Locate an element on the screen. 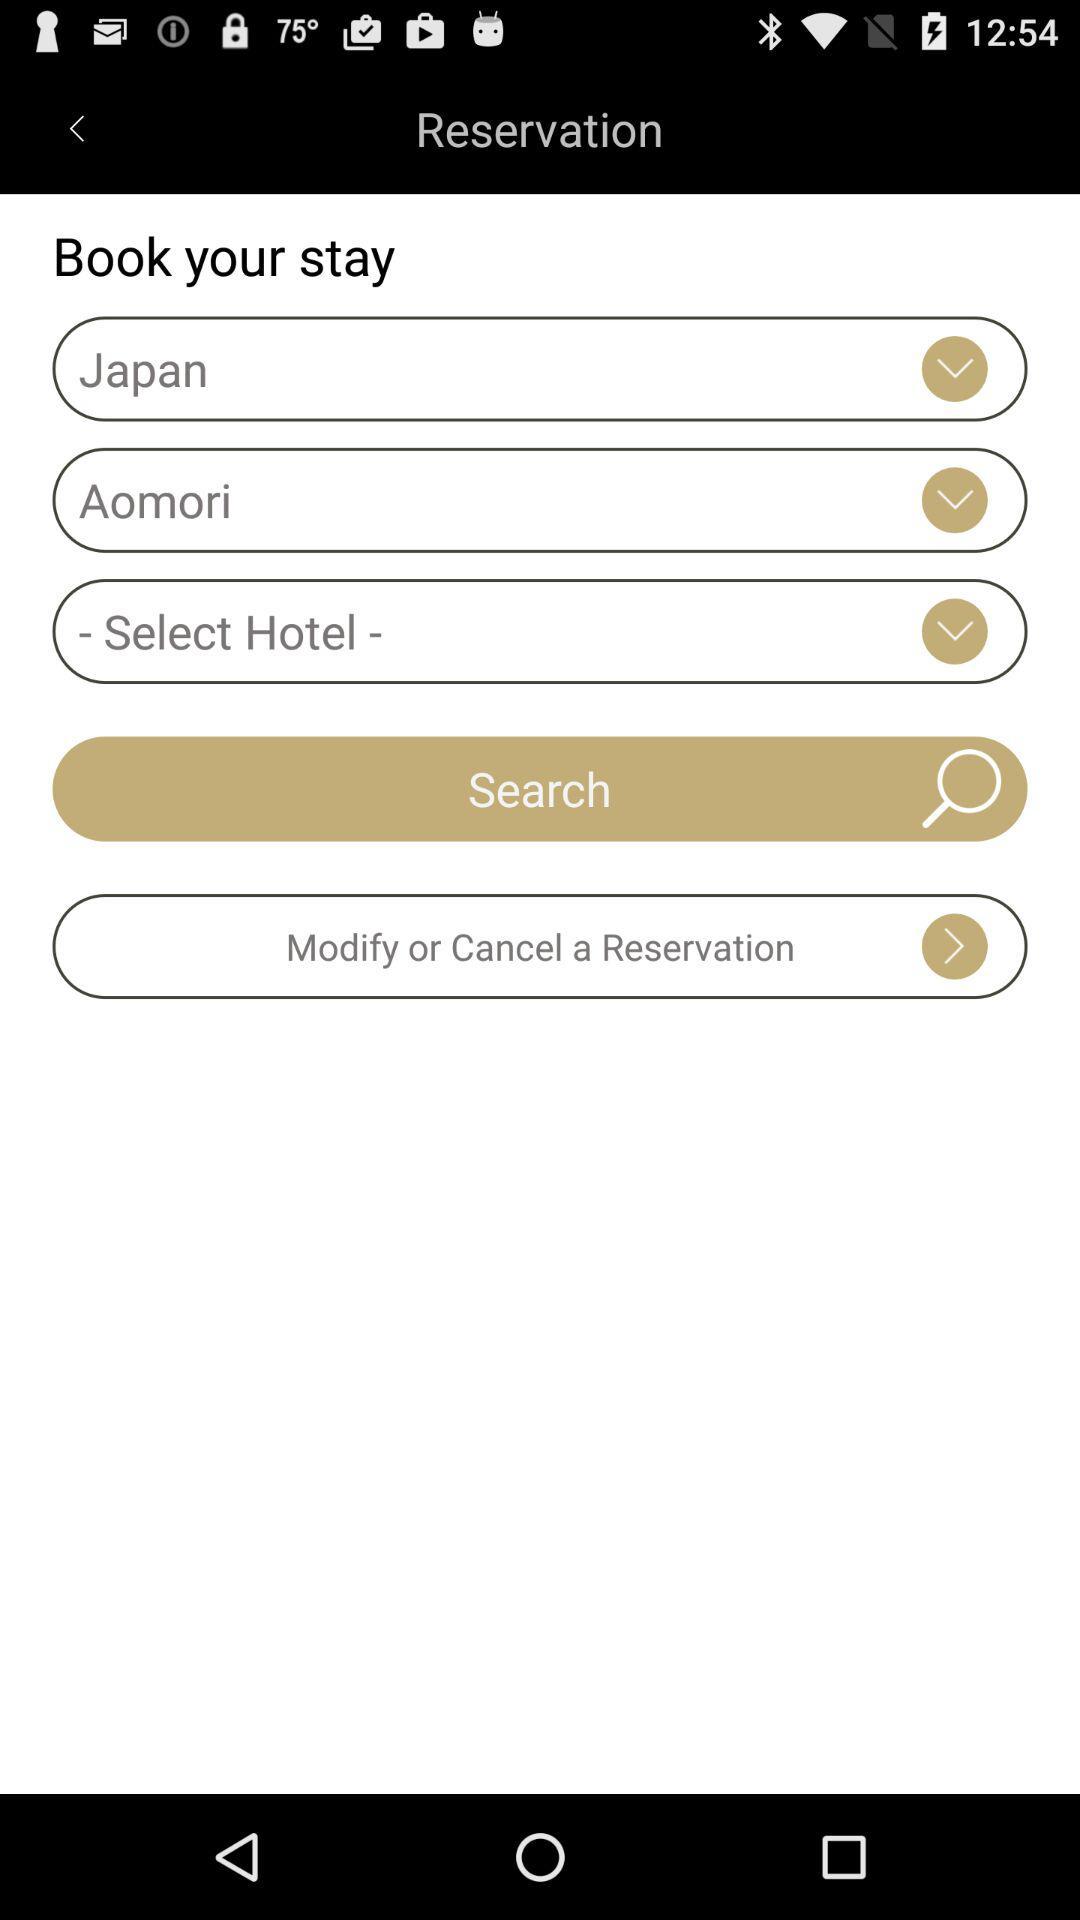 This screenshot has width=1080, height=1920. the 1st down arrow is located at coordinates (954, 369).